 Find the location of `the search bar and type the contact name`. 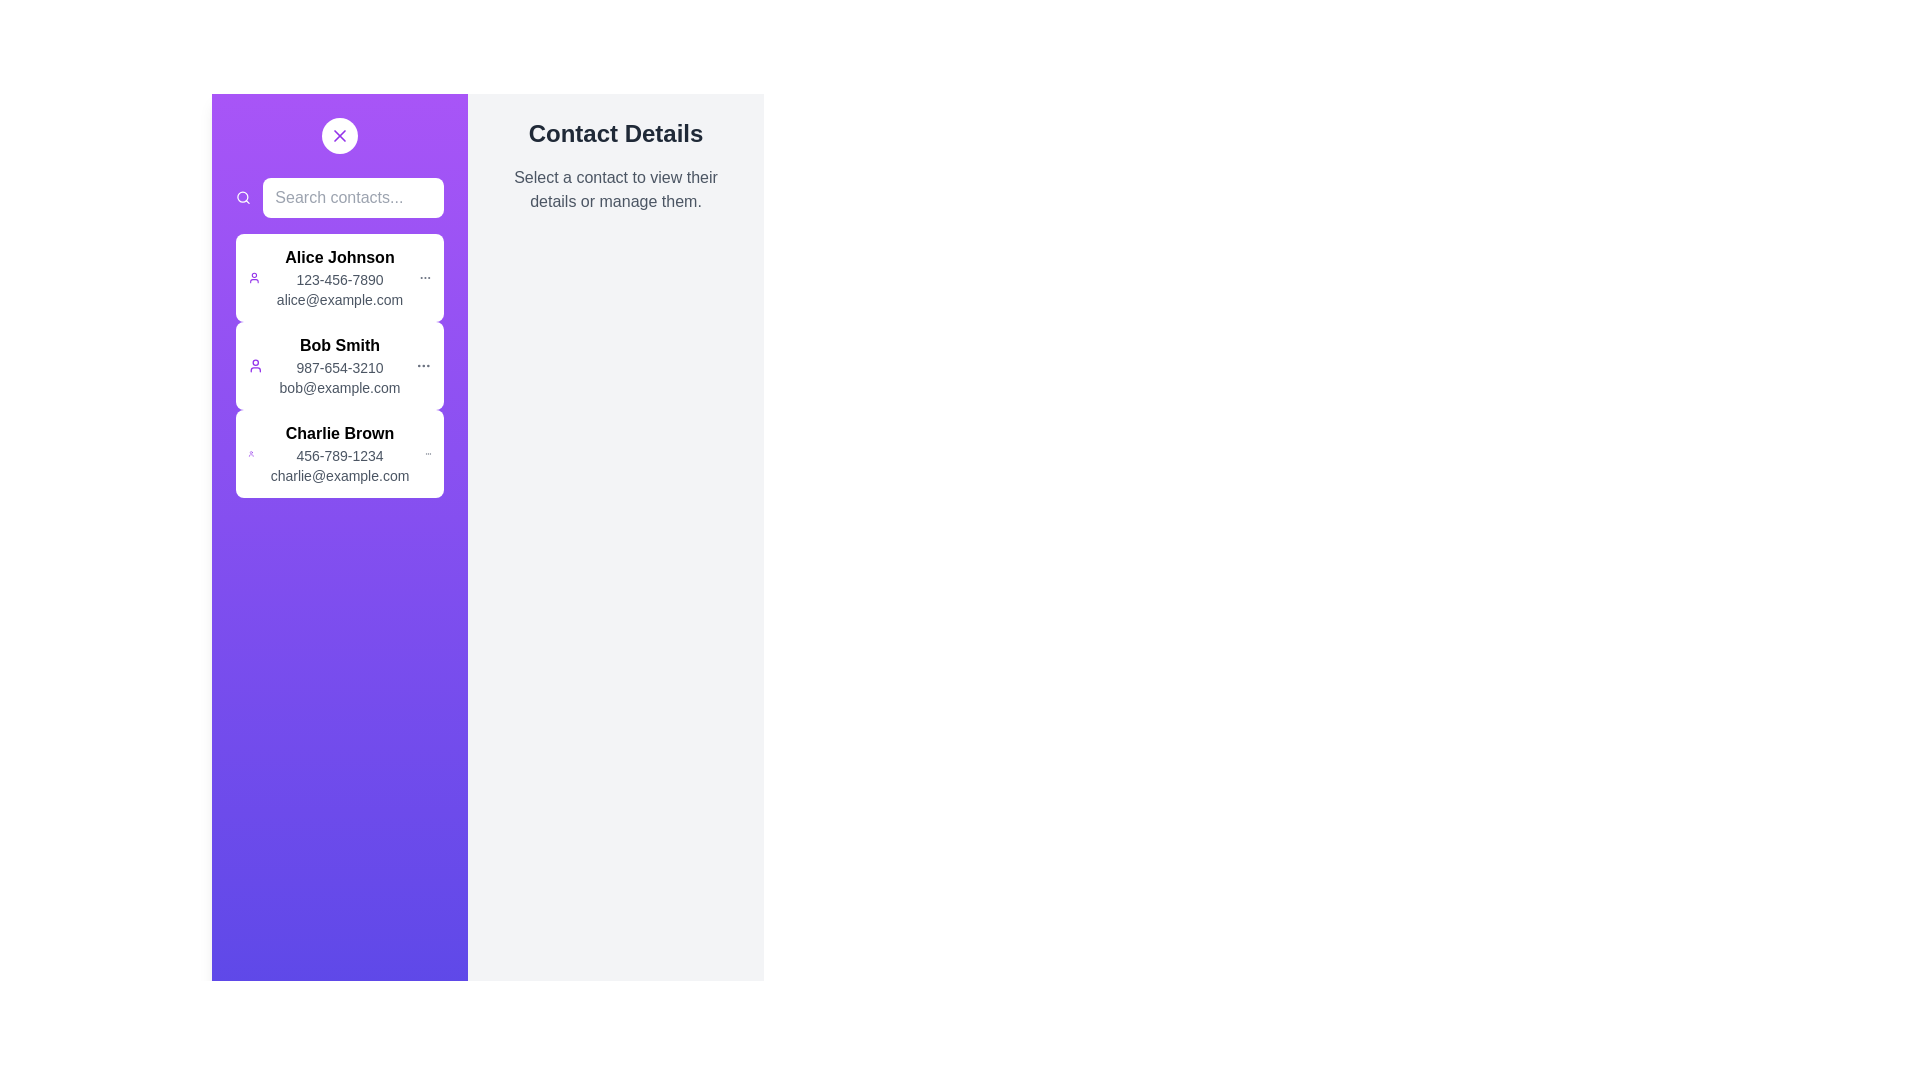

the search bar and type the contact name is located at coordinates (353, 197).